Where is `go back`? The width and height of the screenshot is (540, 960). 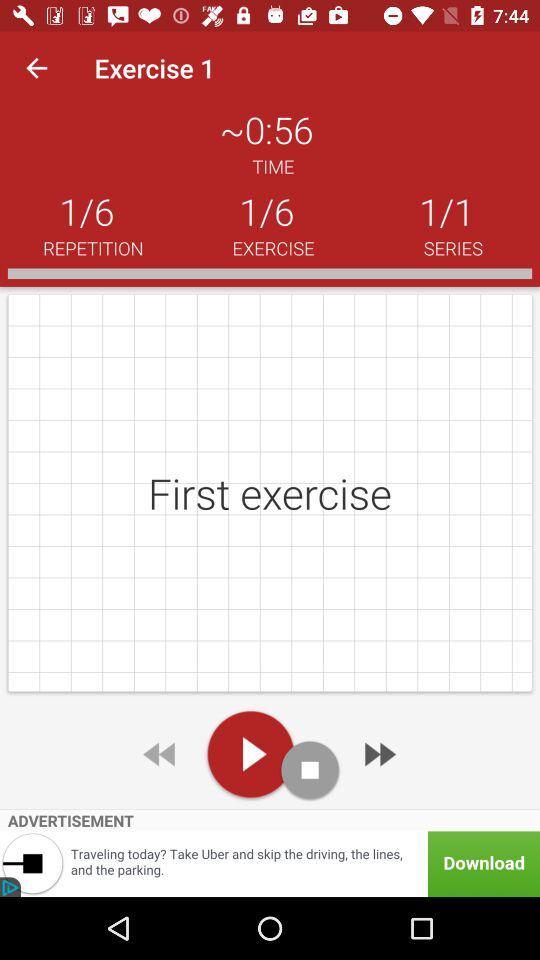 go back is located at coordinates (160, 753).